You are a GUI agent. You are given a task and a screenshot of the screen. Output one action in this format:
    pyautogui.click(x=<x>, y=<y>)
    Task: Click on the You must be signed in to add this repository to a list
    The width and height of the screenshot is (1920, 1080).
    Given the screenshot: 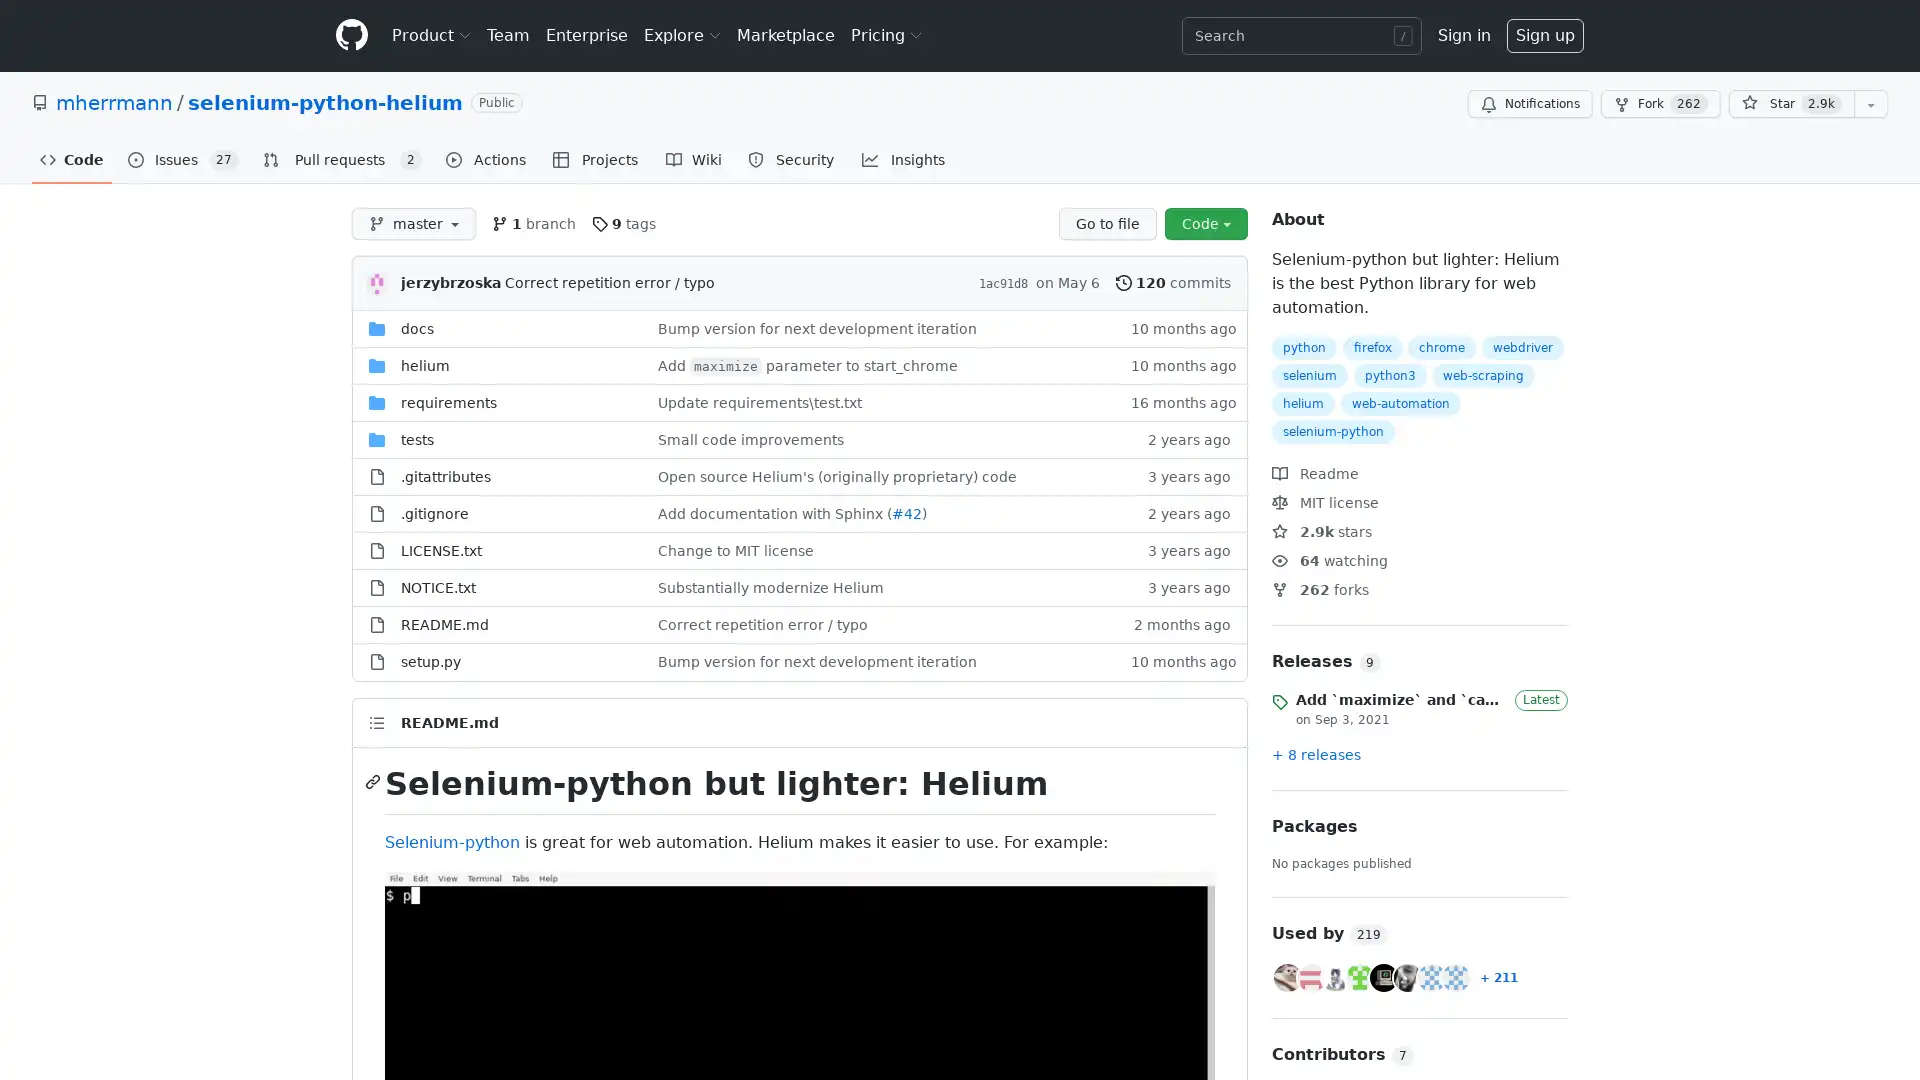 What is the action you would take?
    pyautogui.click(x=1870, y=104)
    